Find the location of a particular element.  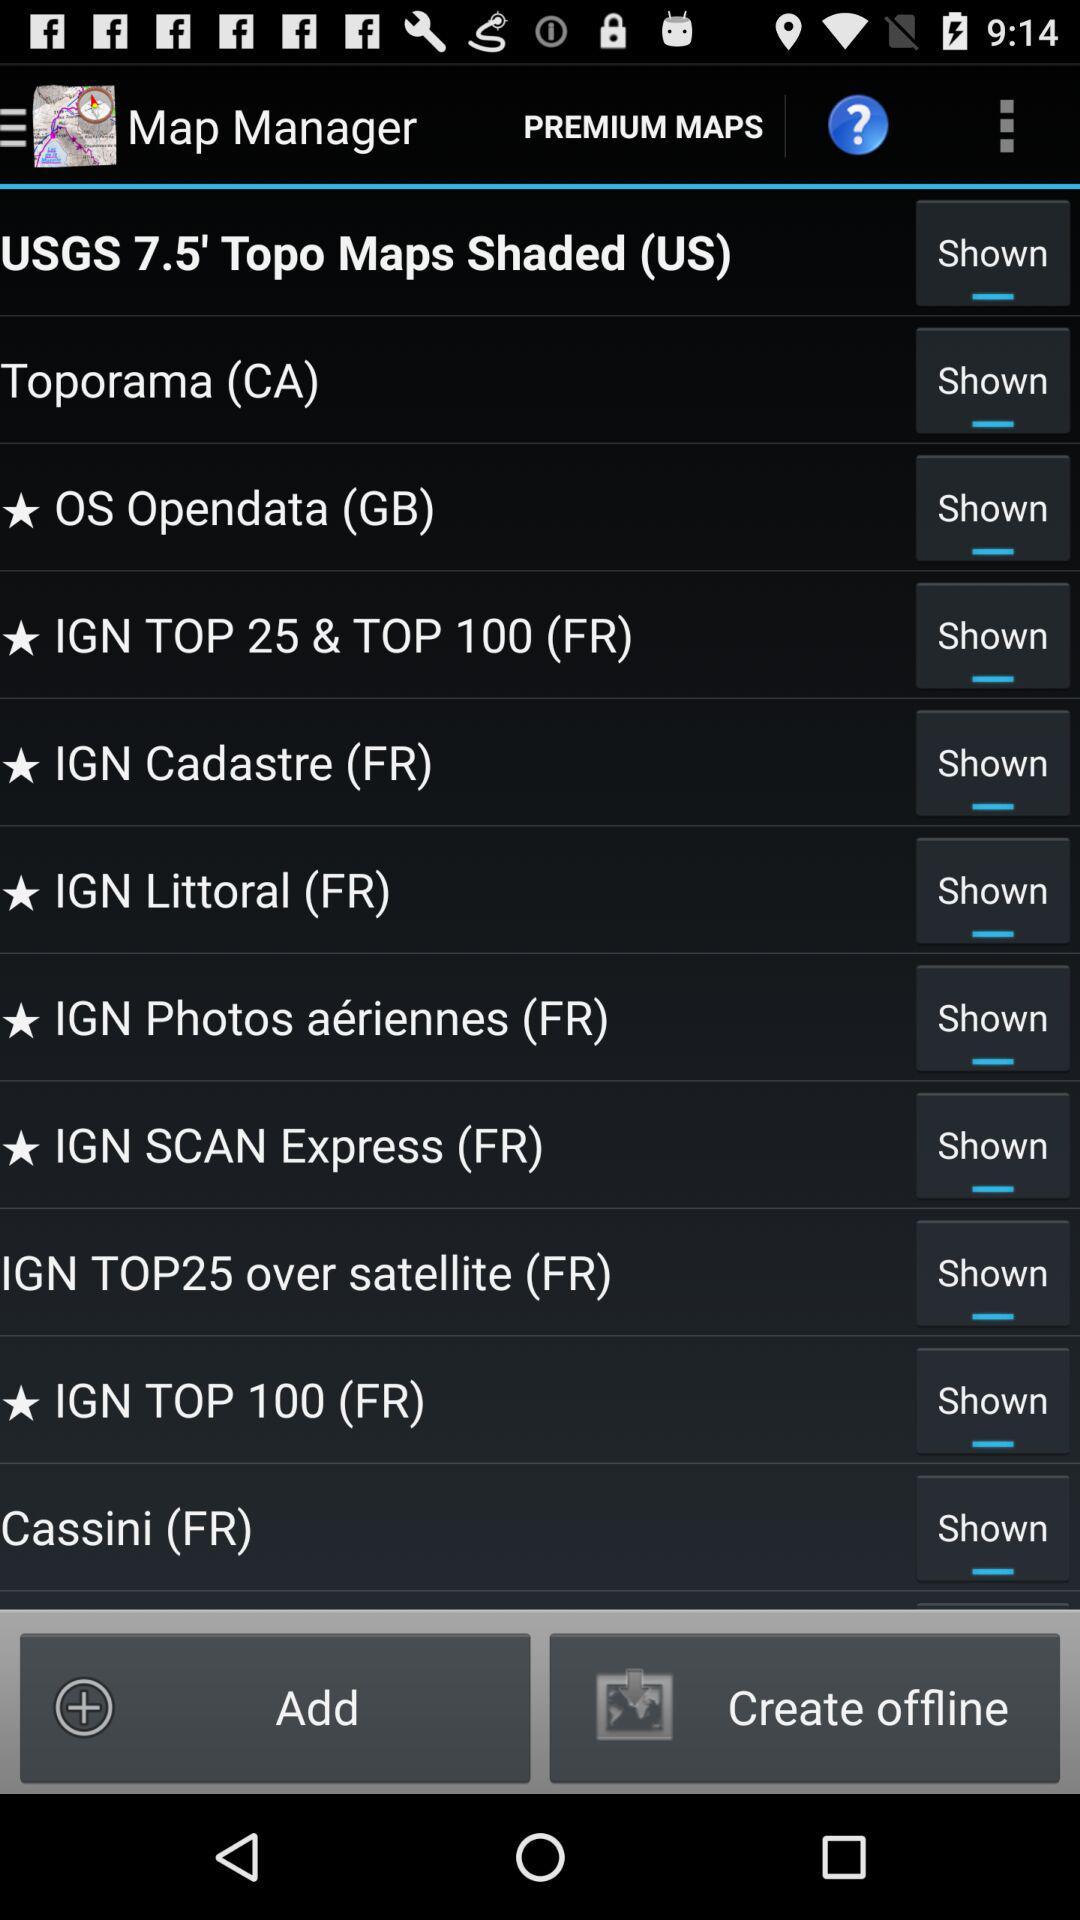

icon above shown is located at coordinates (1006, 124).